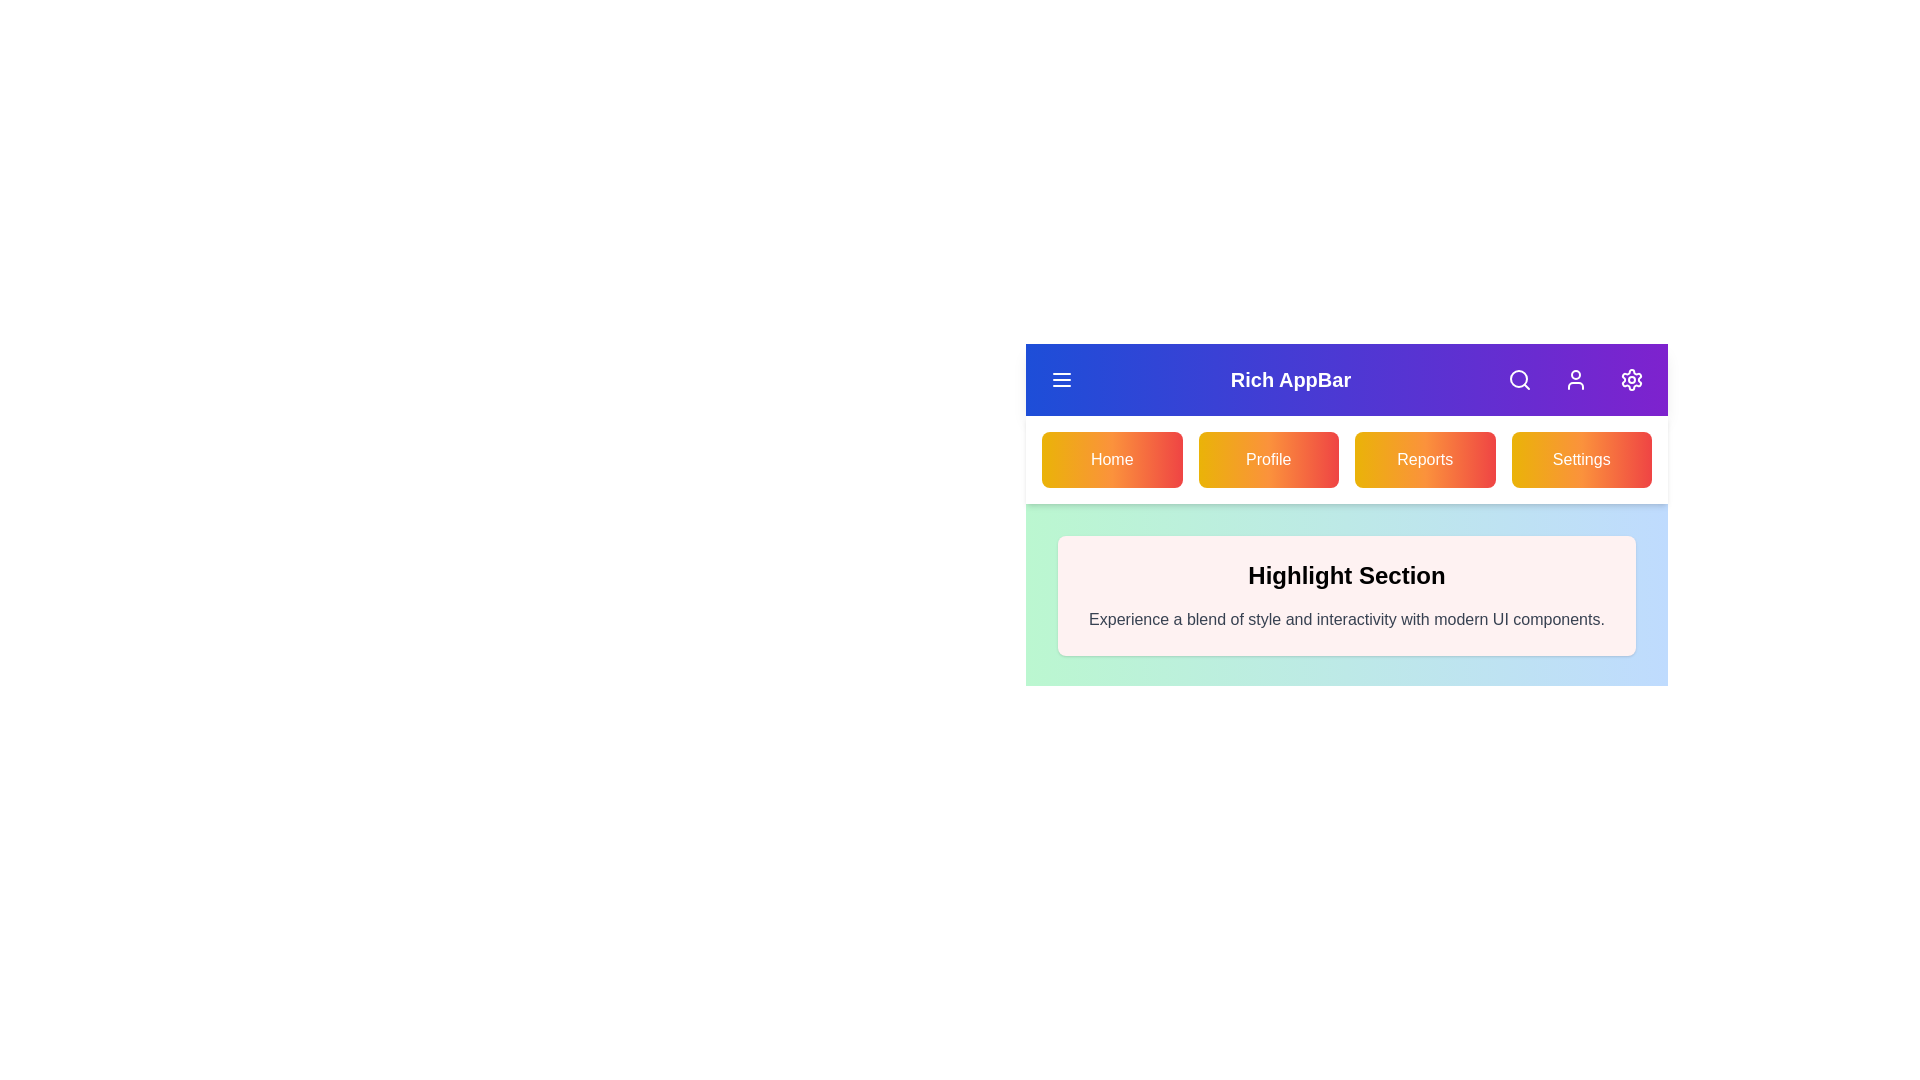 The width and height of the screenshot is (1920, 1080). I want to click on the button labeled Profile to observe its hover effect, so click(1267, 459).